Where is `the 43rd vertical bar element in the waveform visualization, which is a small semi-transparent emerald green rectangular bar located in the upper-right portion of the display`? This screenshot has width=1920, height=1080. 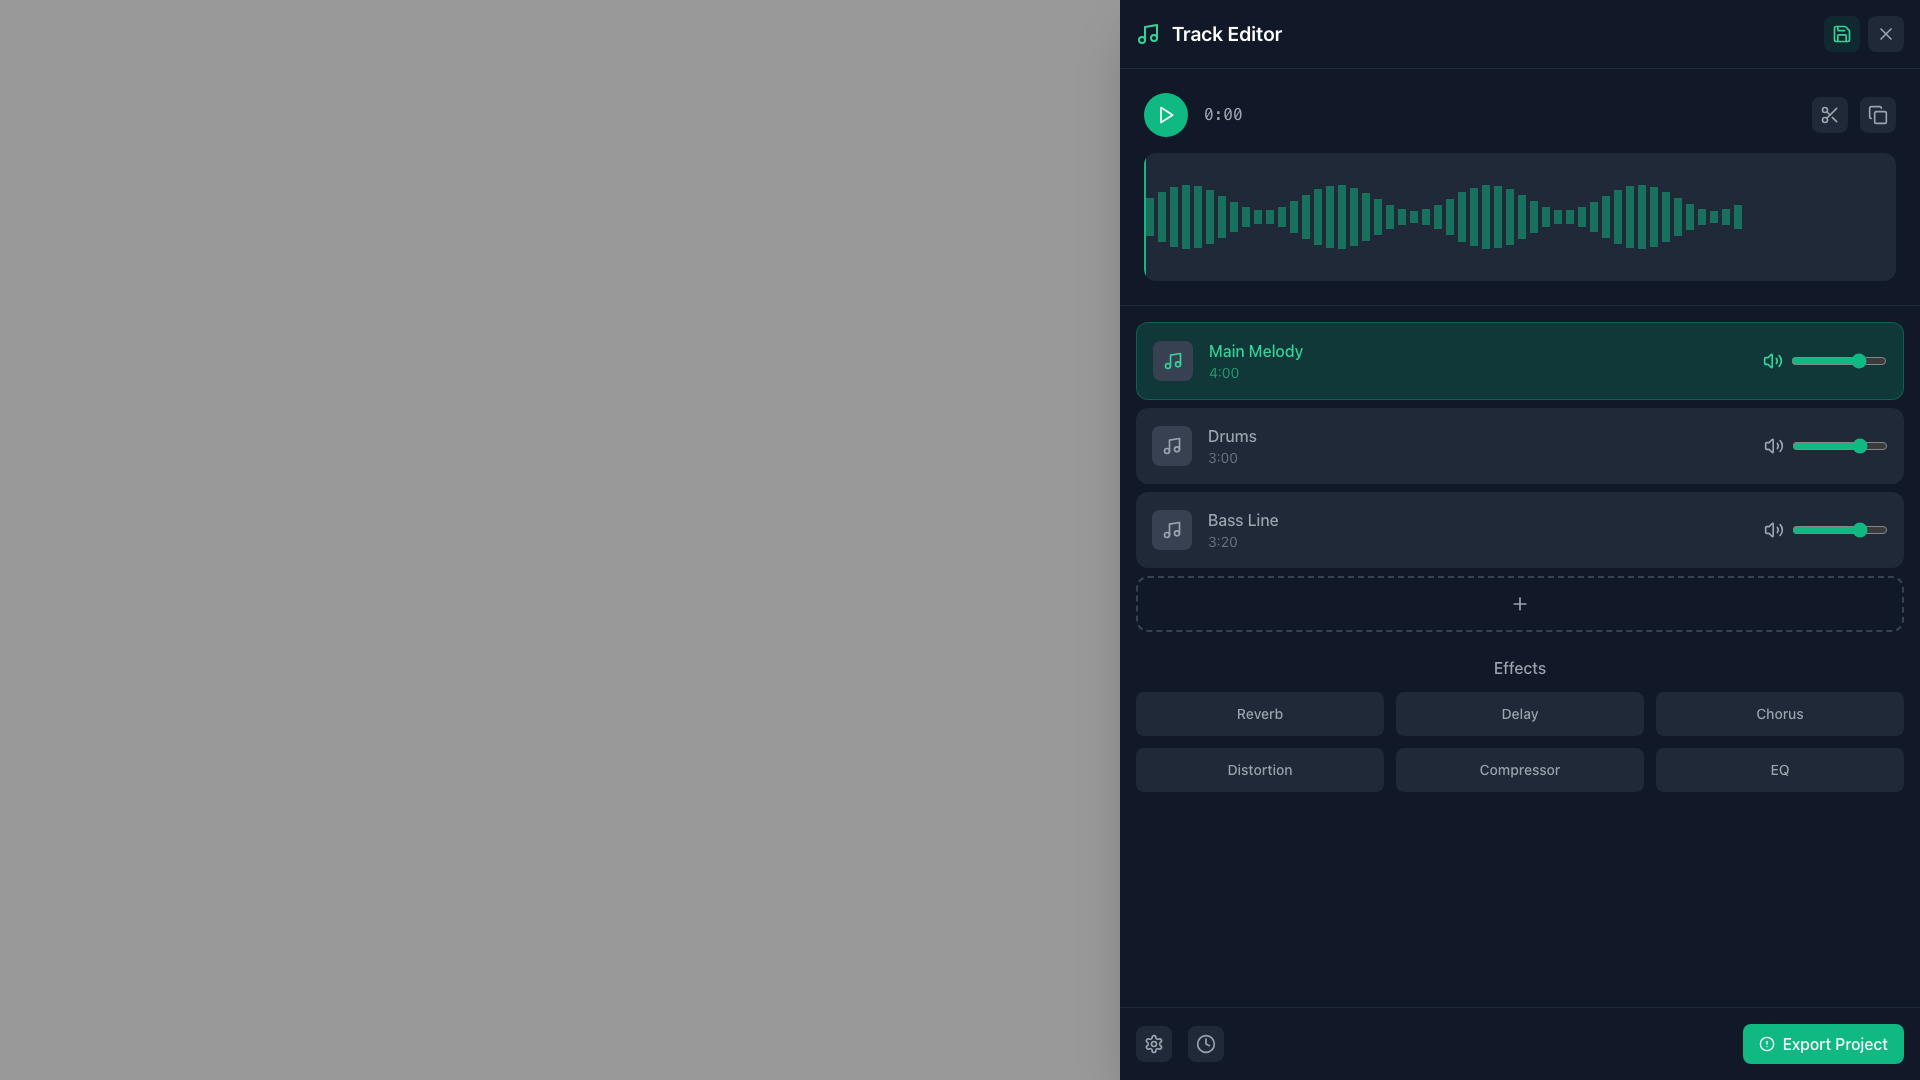 the 43rd vertical bar element in the waveform visualization, which is a small semi-transparent emerald green rectangular bar located in the upper-right portion of the display is located at coordinates (1678, 216).